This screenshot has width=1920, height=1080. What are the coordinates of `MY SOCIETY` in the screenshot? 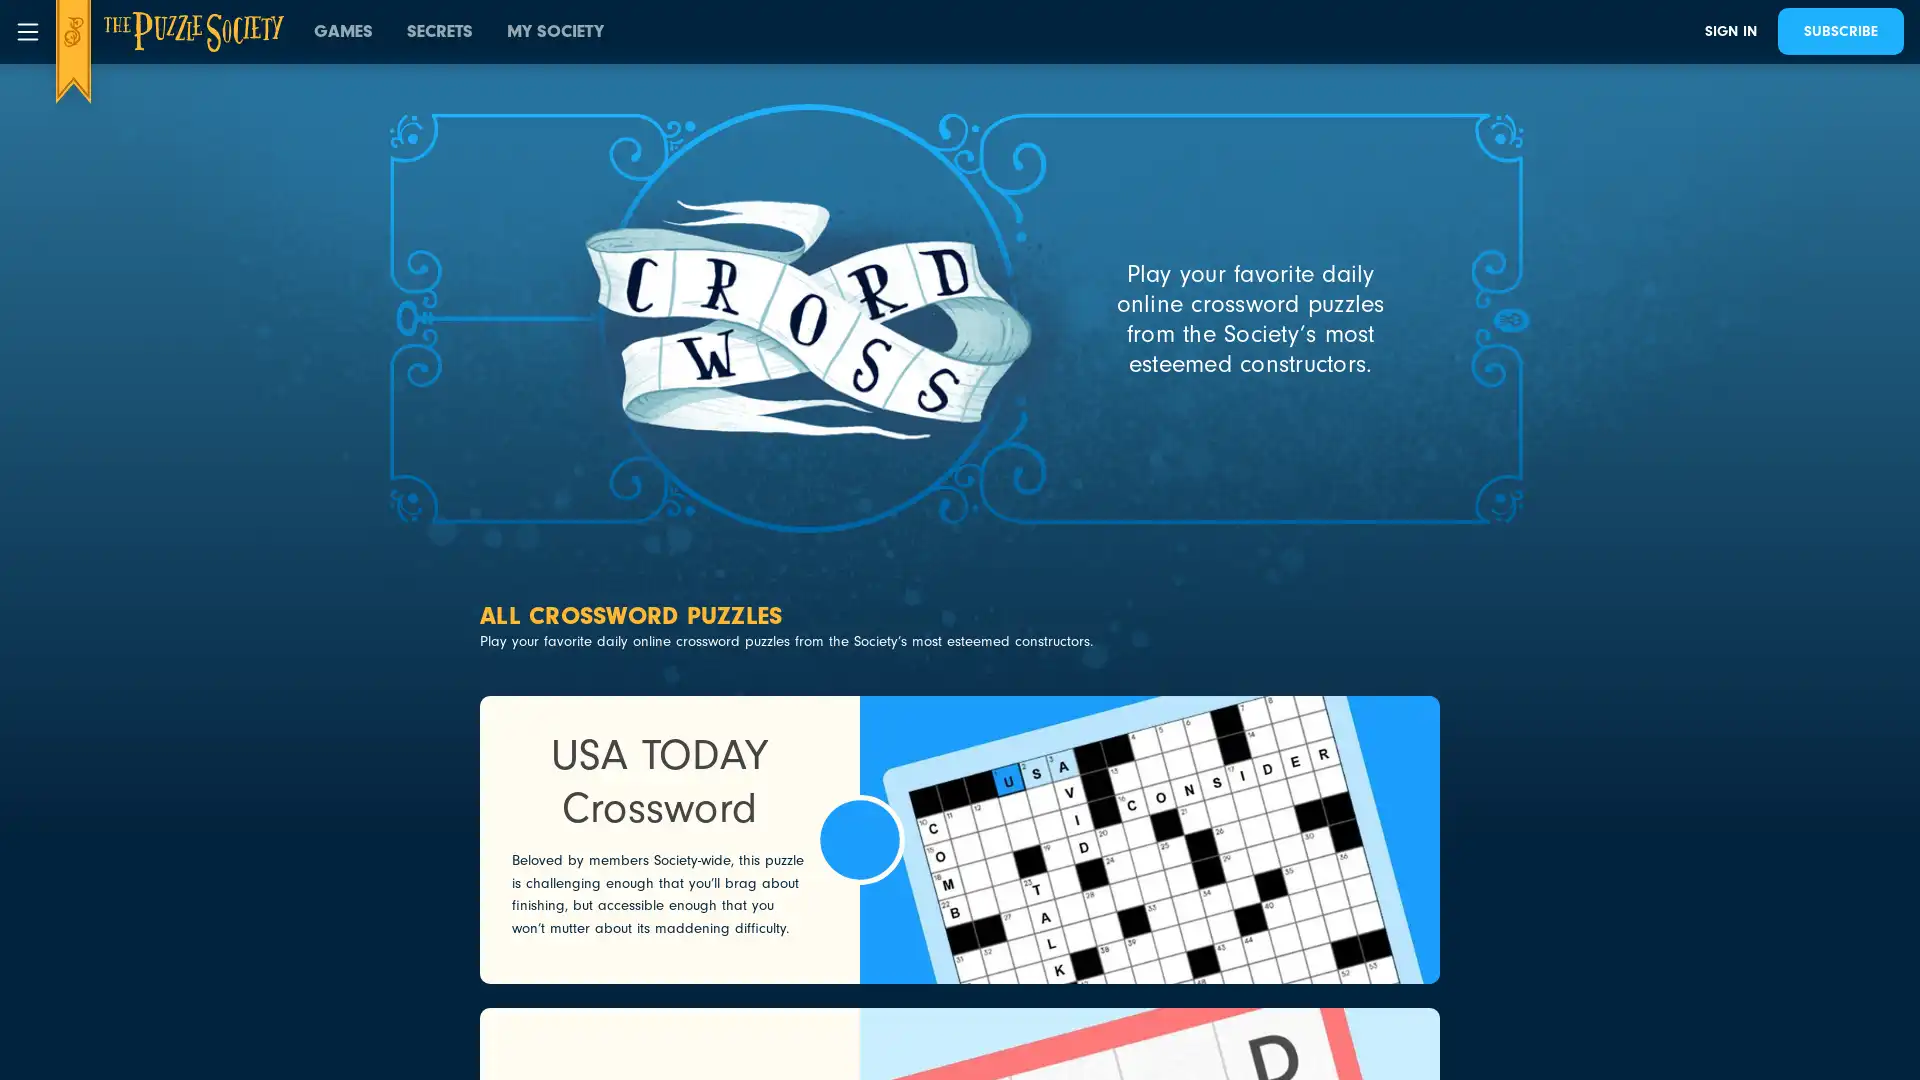 It's located at (555, 31).